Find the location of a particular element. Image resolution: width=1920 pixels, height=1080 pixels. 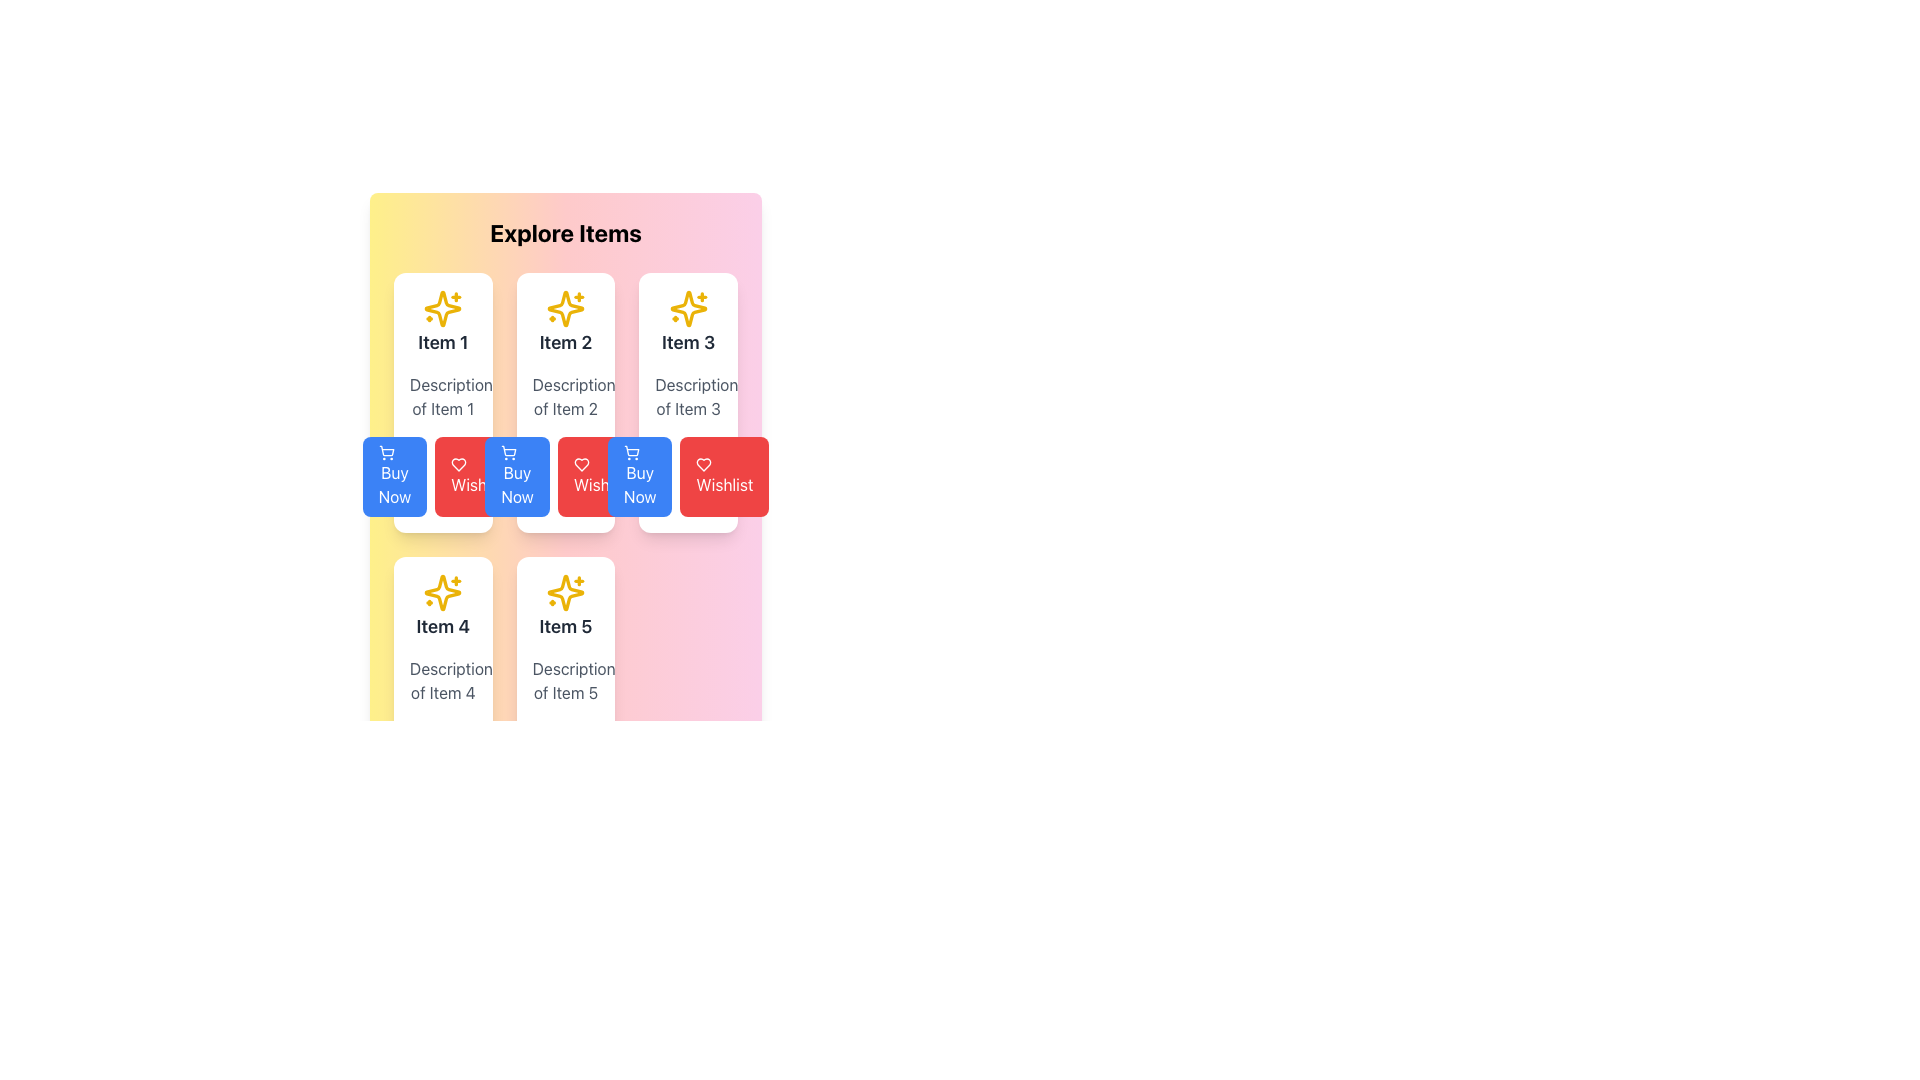

the text element that reads 'Item 4' in bold dark gray font, positioned in the fourth place of a vertical list is located at coordinates (442, 626).